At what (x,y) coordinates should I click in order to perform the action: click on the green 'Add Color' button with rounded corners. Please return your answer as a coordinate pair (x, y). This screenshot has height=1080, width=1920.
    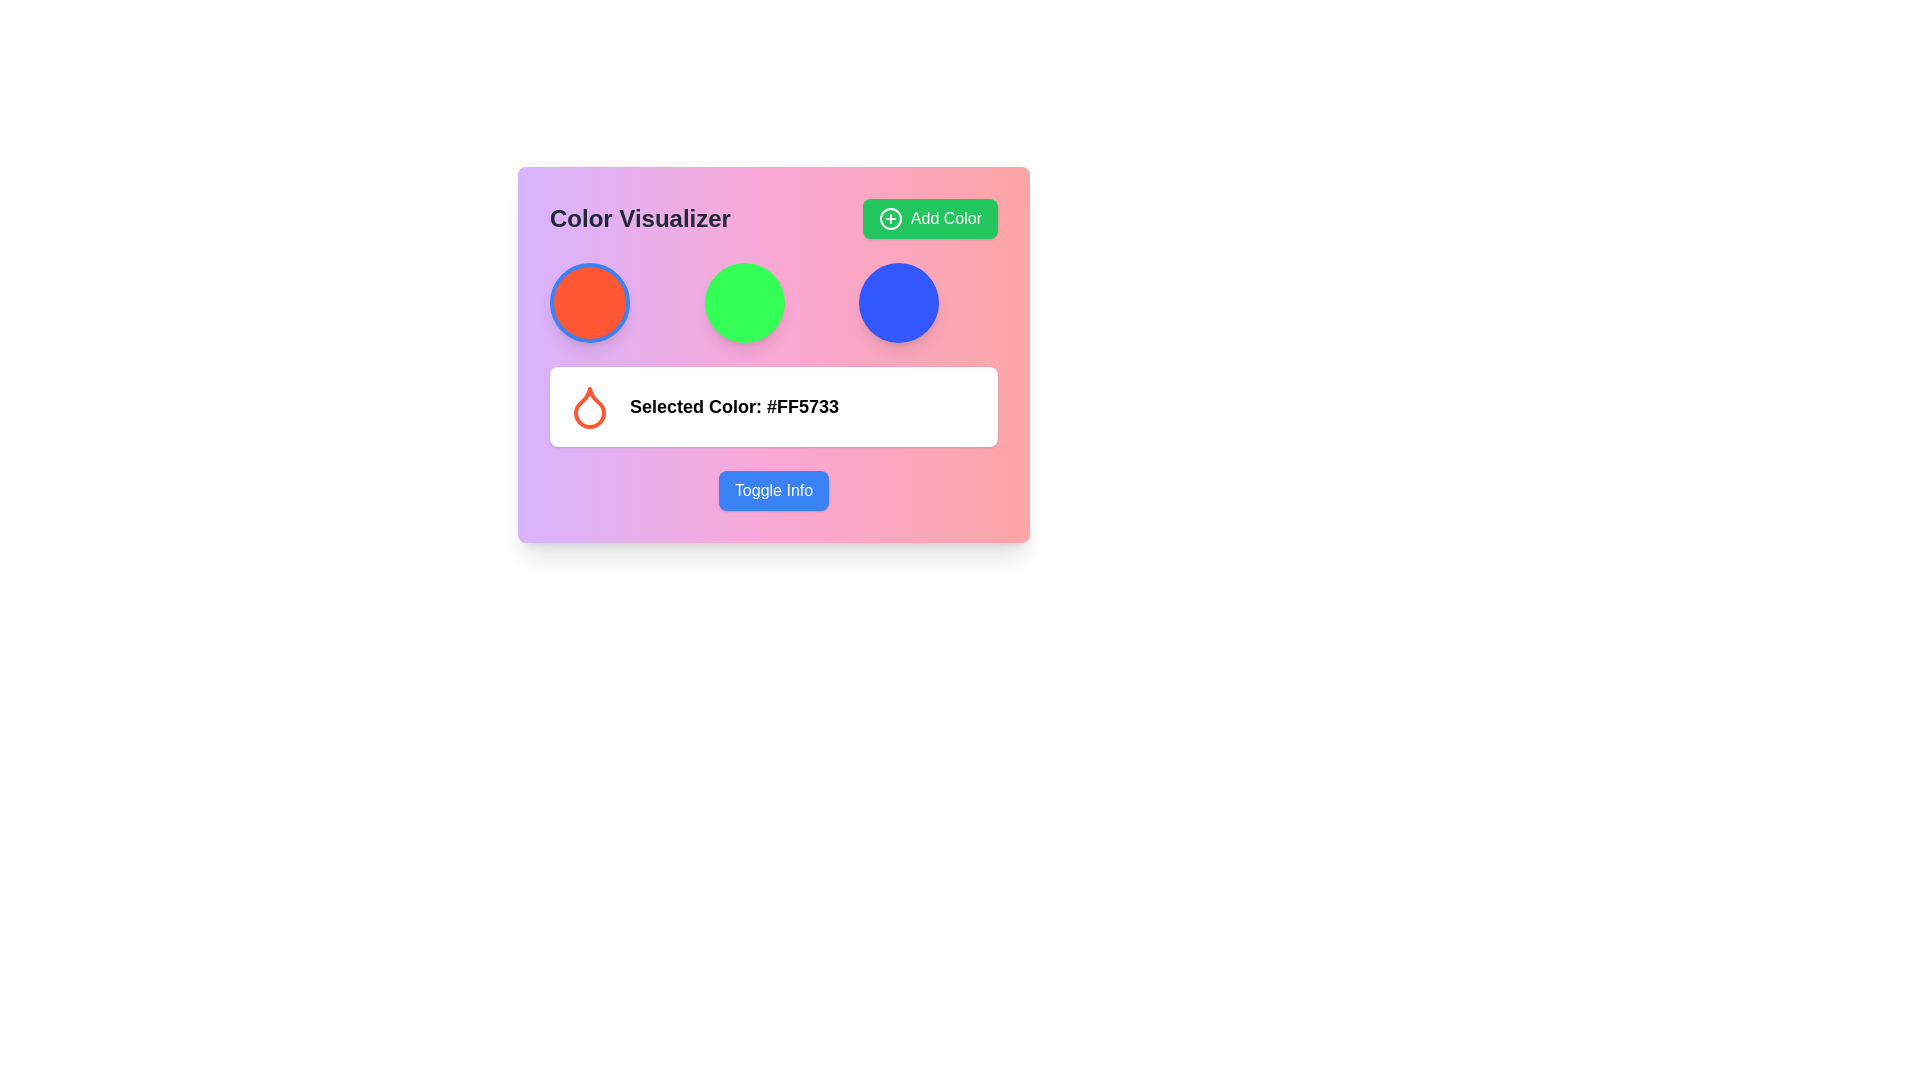
    Looking at the image, I should click on (929, 219).